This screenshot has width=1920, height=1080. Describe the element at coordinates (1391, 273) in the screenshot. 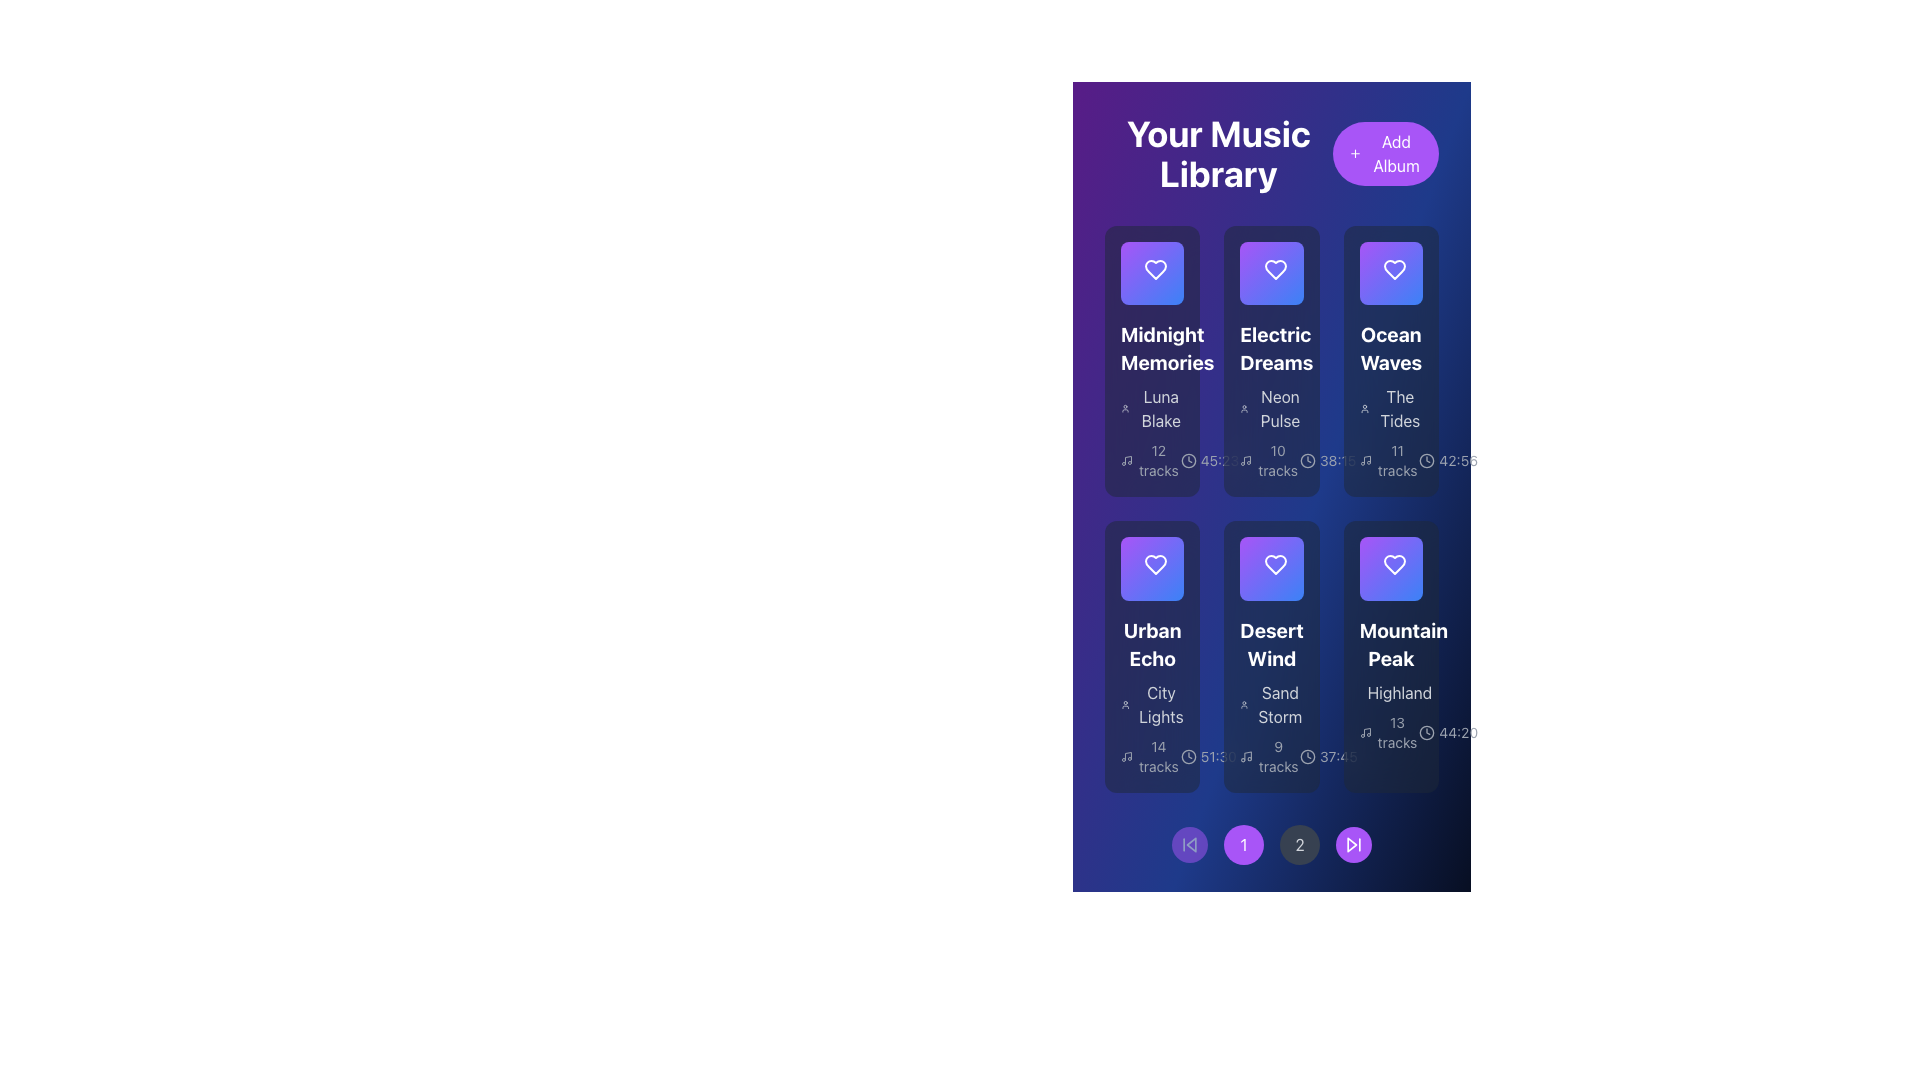

I see `the triangular play icon located within the play button SVG of the 'Ocean Waves' card in the 'Your Music Library' section` at that location.